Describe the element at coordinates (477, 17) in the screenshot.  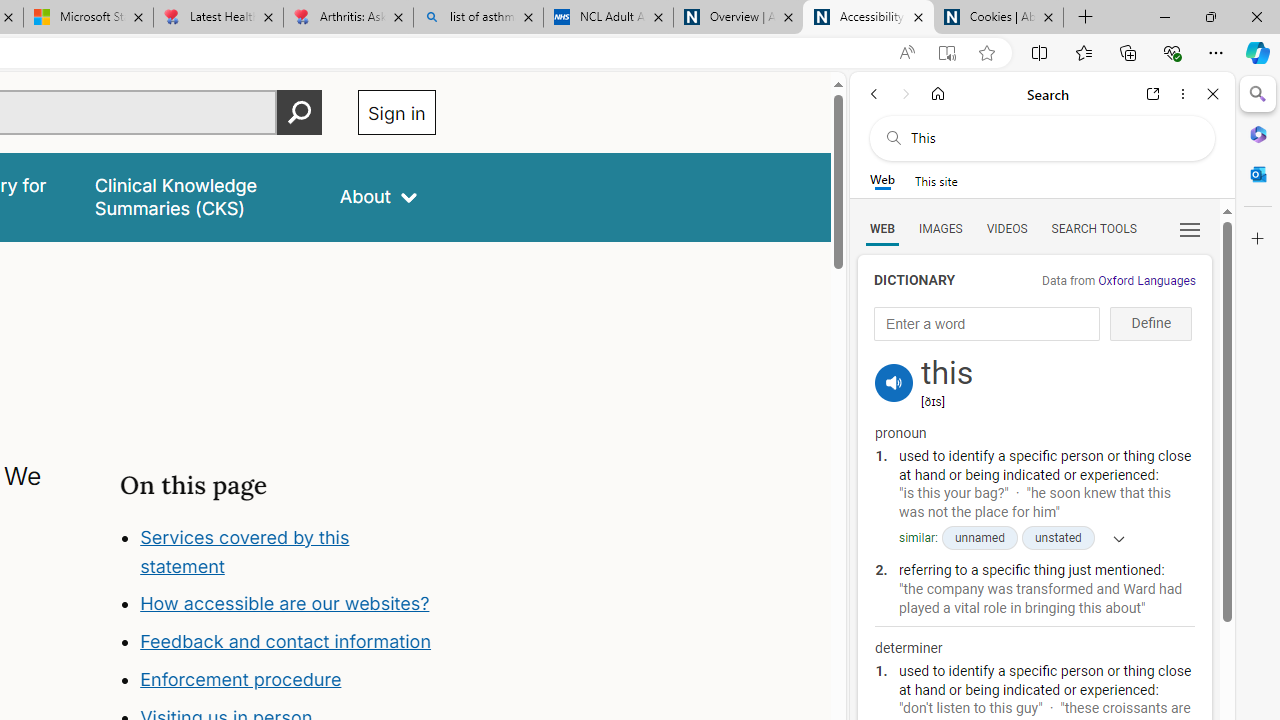
I see `'list of asthma inhalers uk - Search'` at that location.